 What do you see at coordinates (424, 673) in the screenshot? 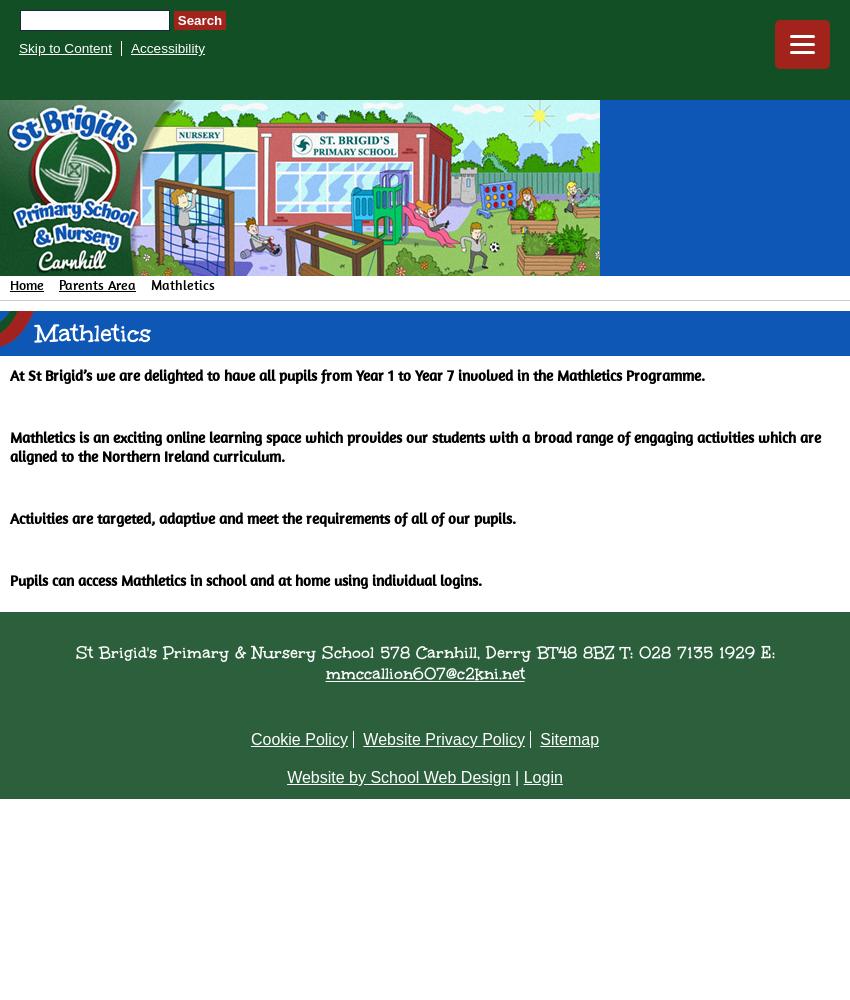
I see `'mmccallion607@c2kni.net'` at bounding box center [424, 673].